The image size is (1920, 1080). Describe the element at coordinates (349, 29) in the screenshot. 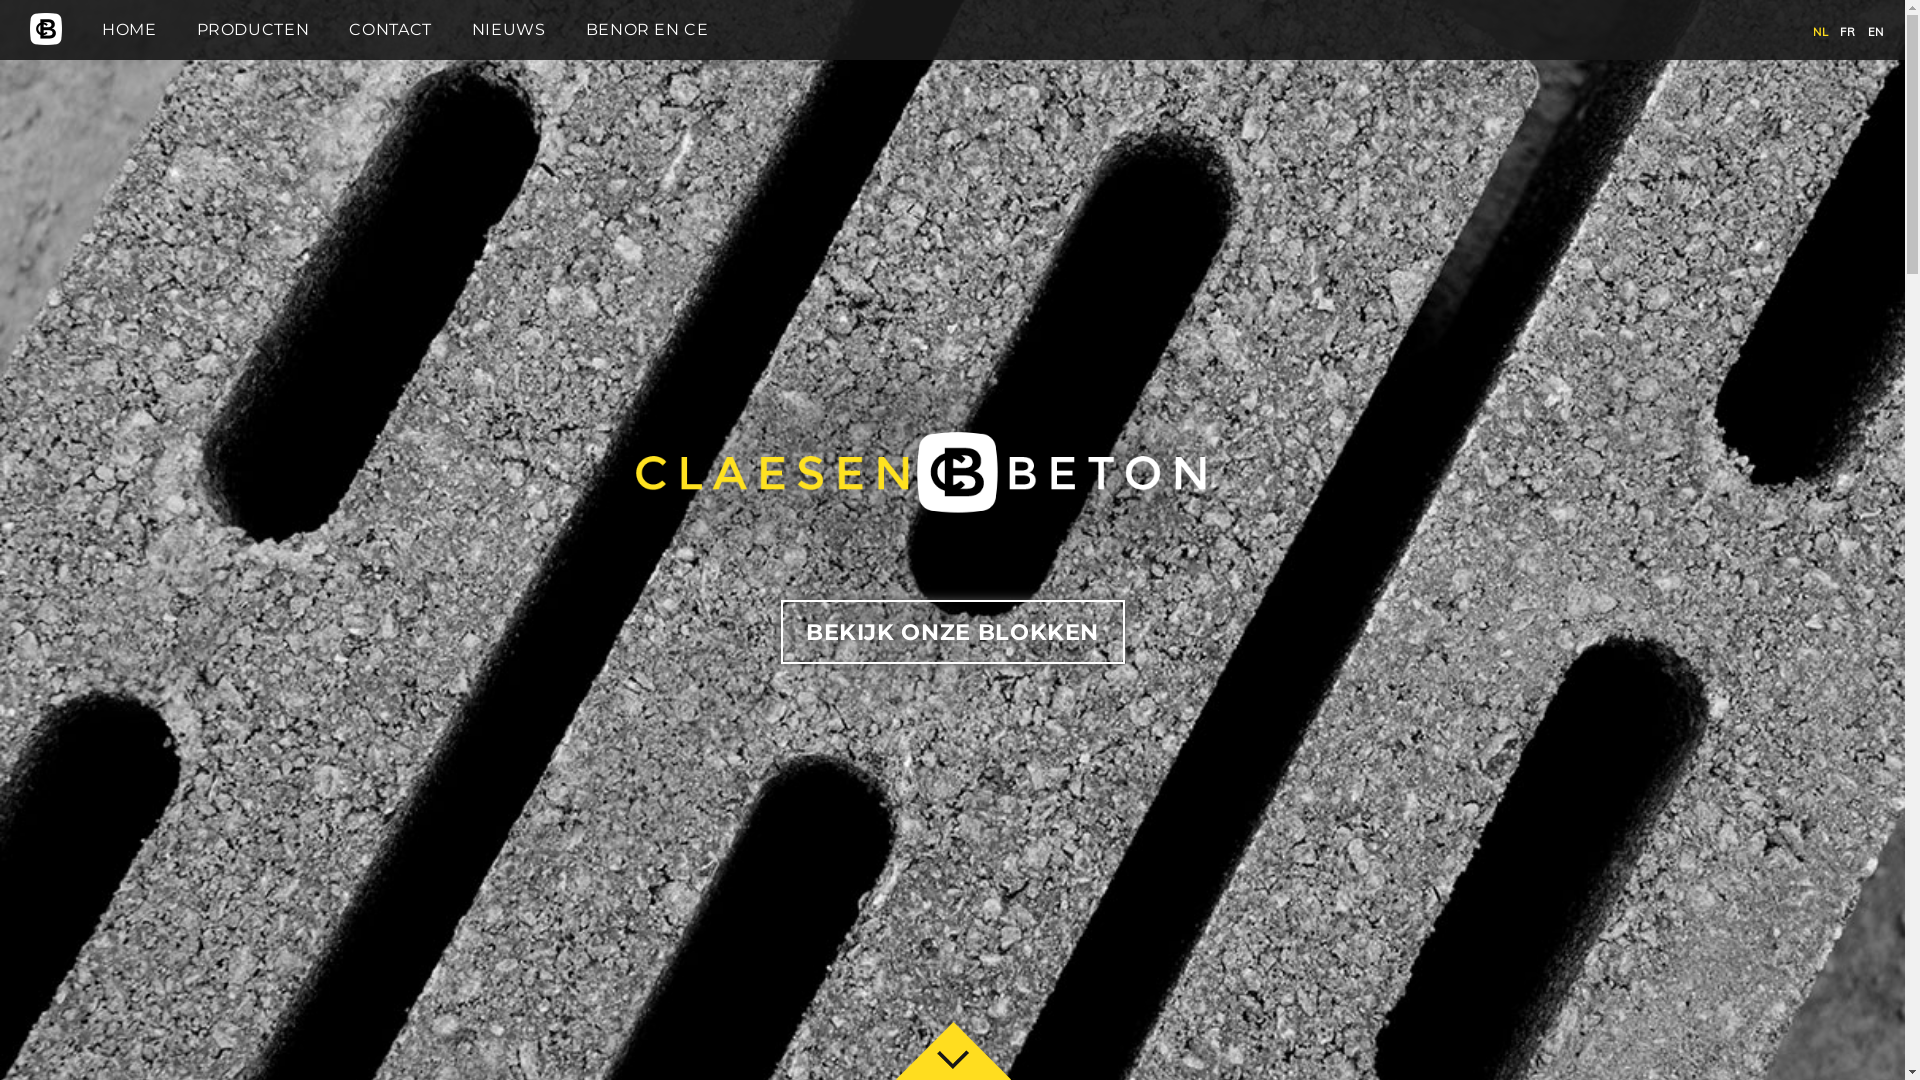

I see `'CONTACT'` at that location.